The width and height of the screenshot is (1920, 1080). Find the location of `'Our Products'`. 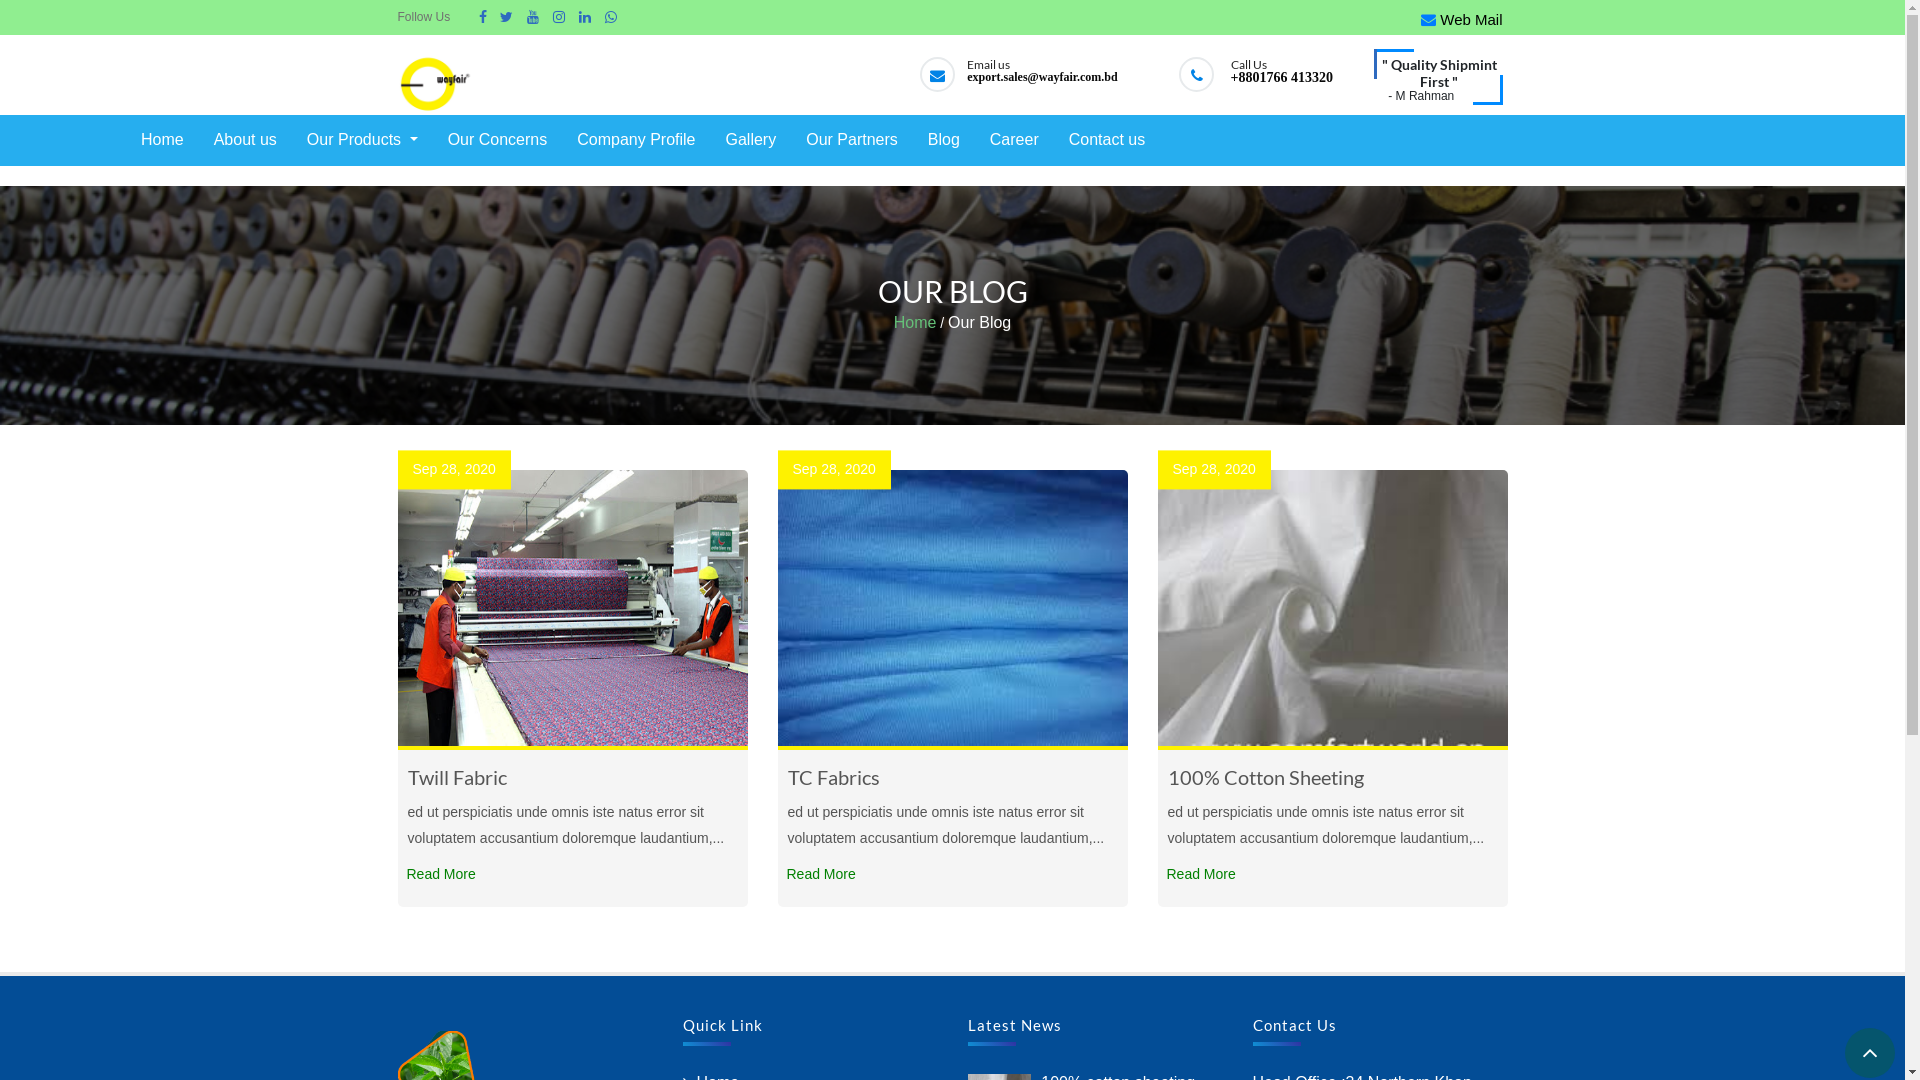

'Our Products' is located at coordinates (362, 139).